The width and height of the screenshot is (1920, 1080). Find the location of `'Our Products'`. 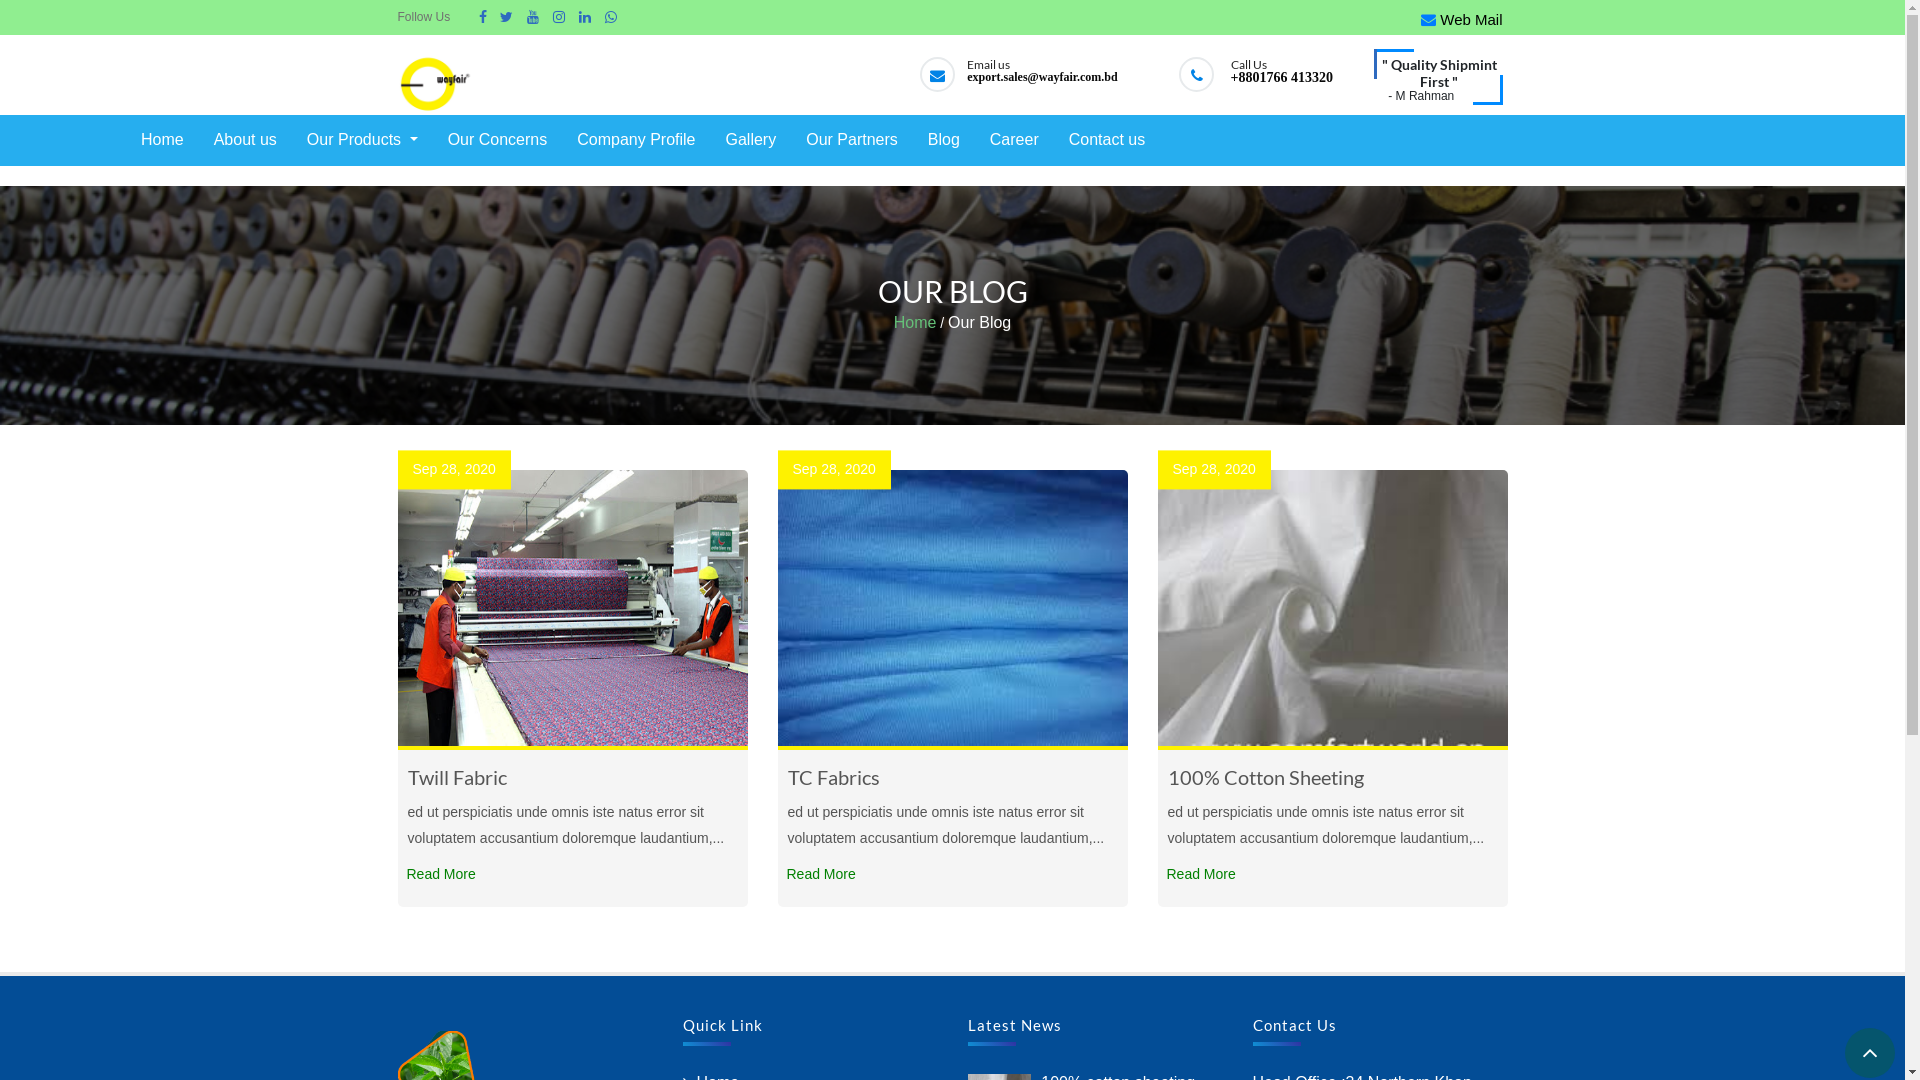

'Our Products' is located at coordinates (362, 139).